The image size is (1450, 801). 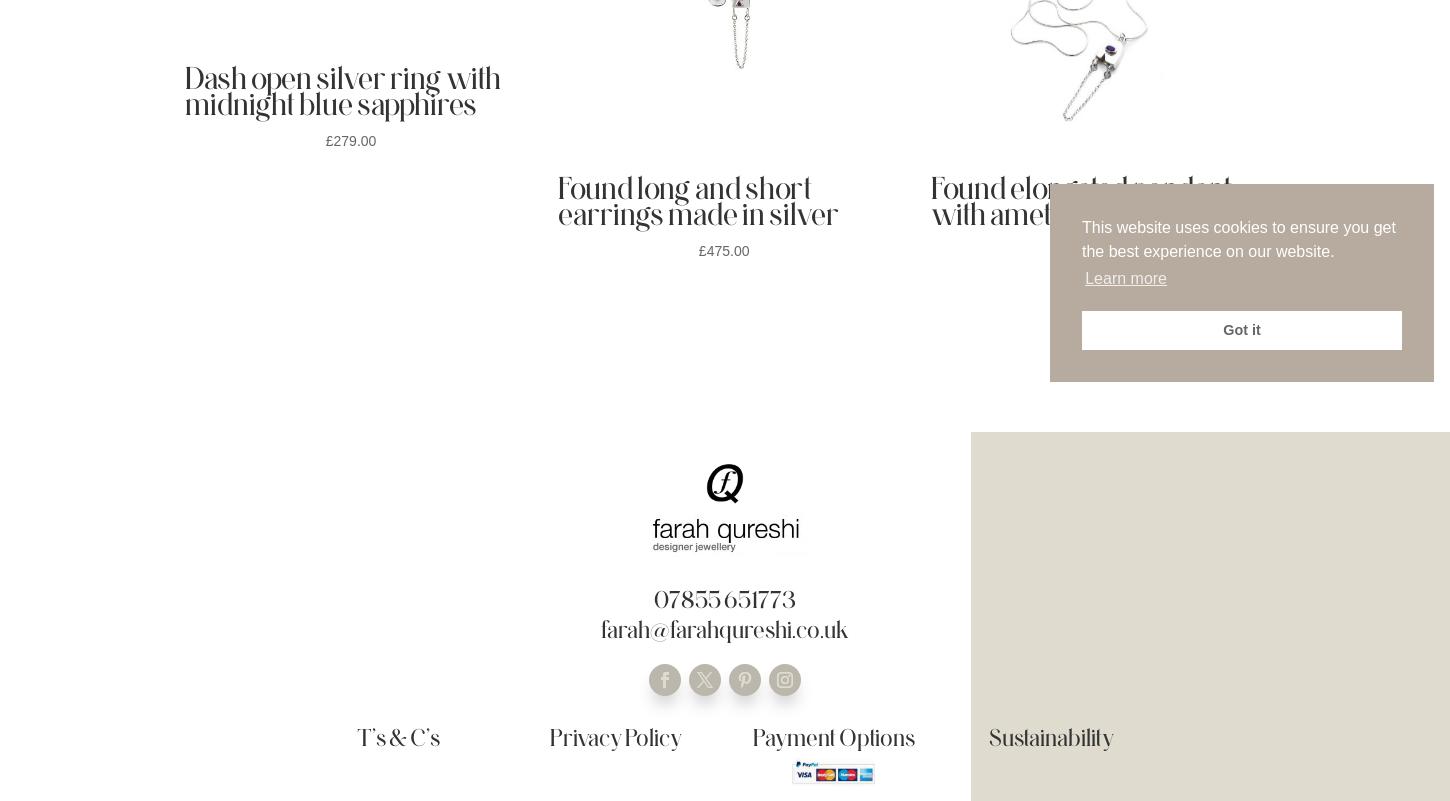 What do you see at coordinates (1238, 239) in the screenshot?
I see `'This website uses cookies to ensure you get the best experience on our website.'` at bounding box center [1238, 239].